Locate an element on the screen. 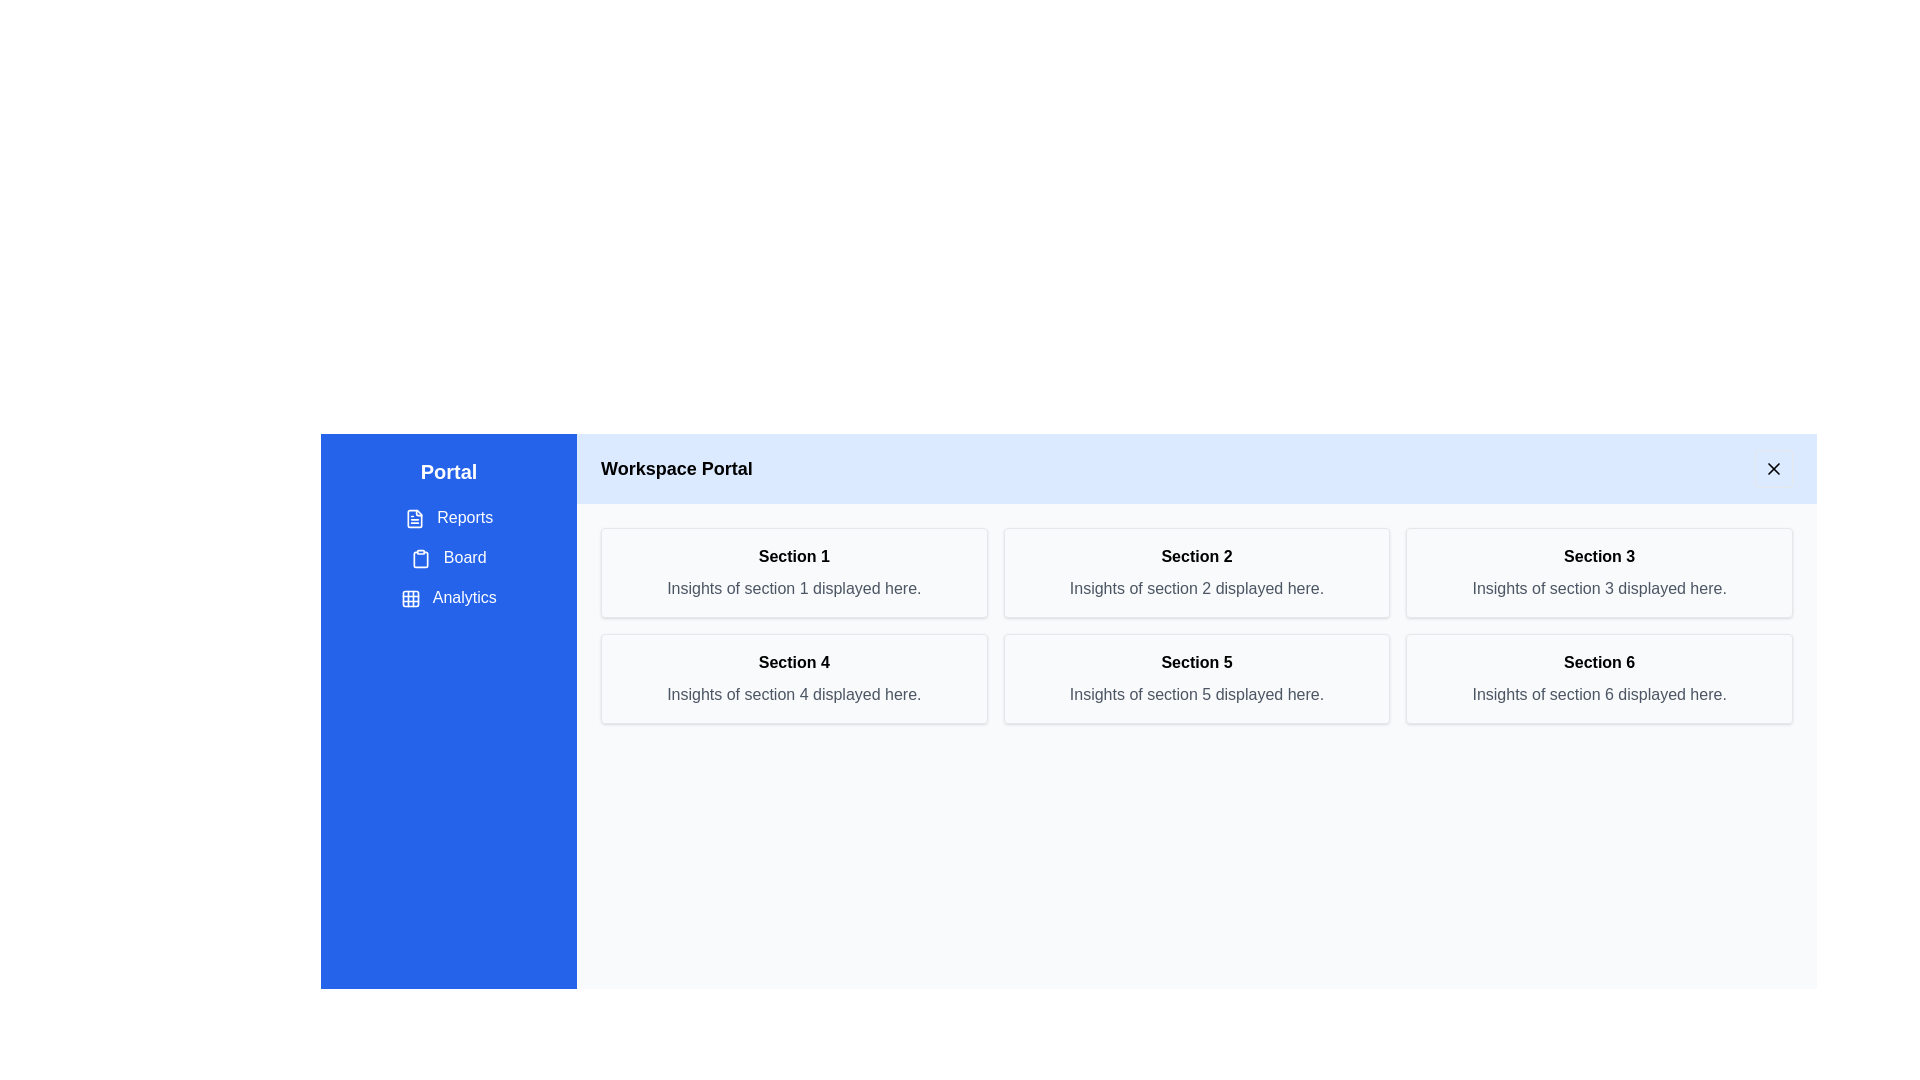 The width and height of the screenshot is (1920, 1080). the clipboard icon in the left navigation bar is located at coordinates (420, 559).